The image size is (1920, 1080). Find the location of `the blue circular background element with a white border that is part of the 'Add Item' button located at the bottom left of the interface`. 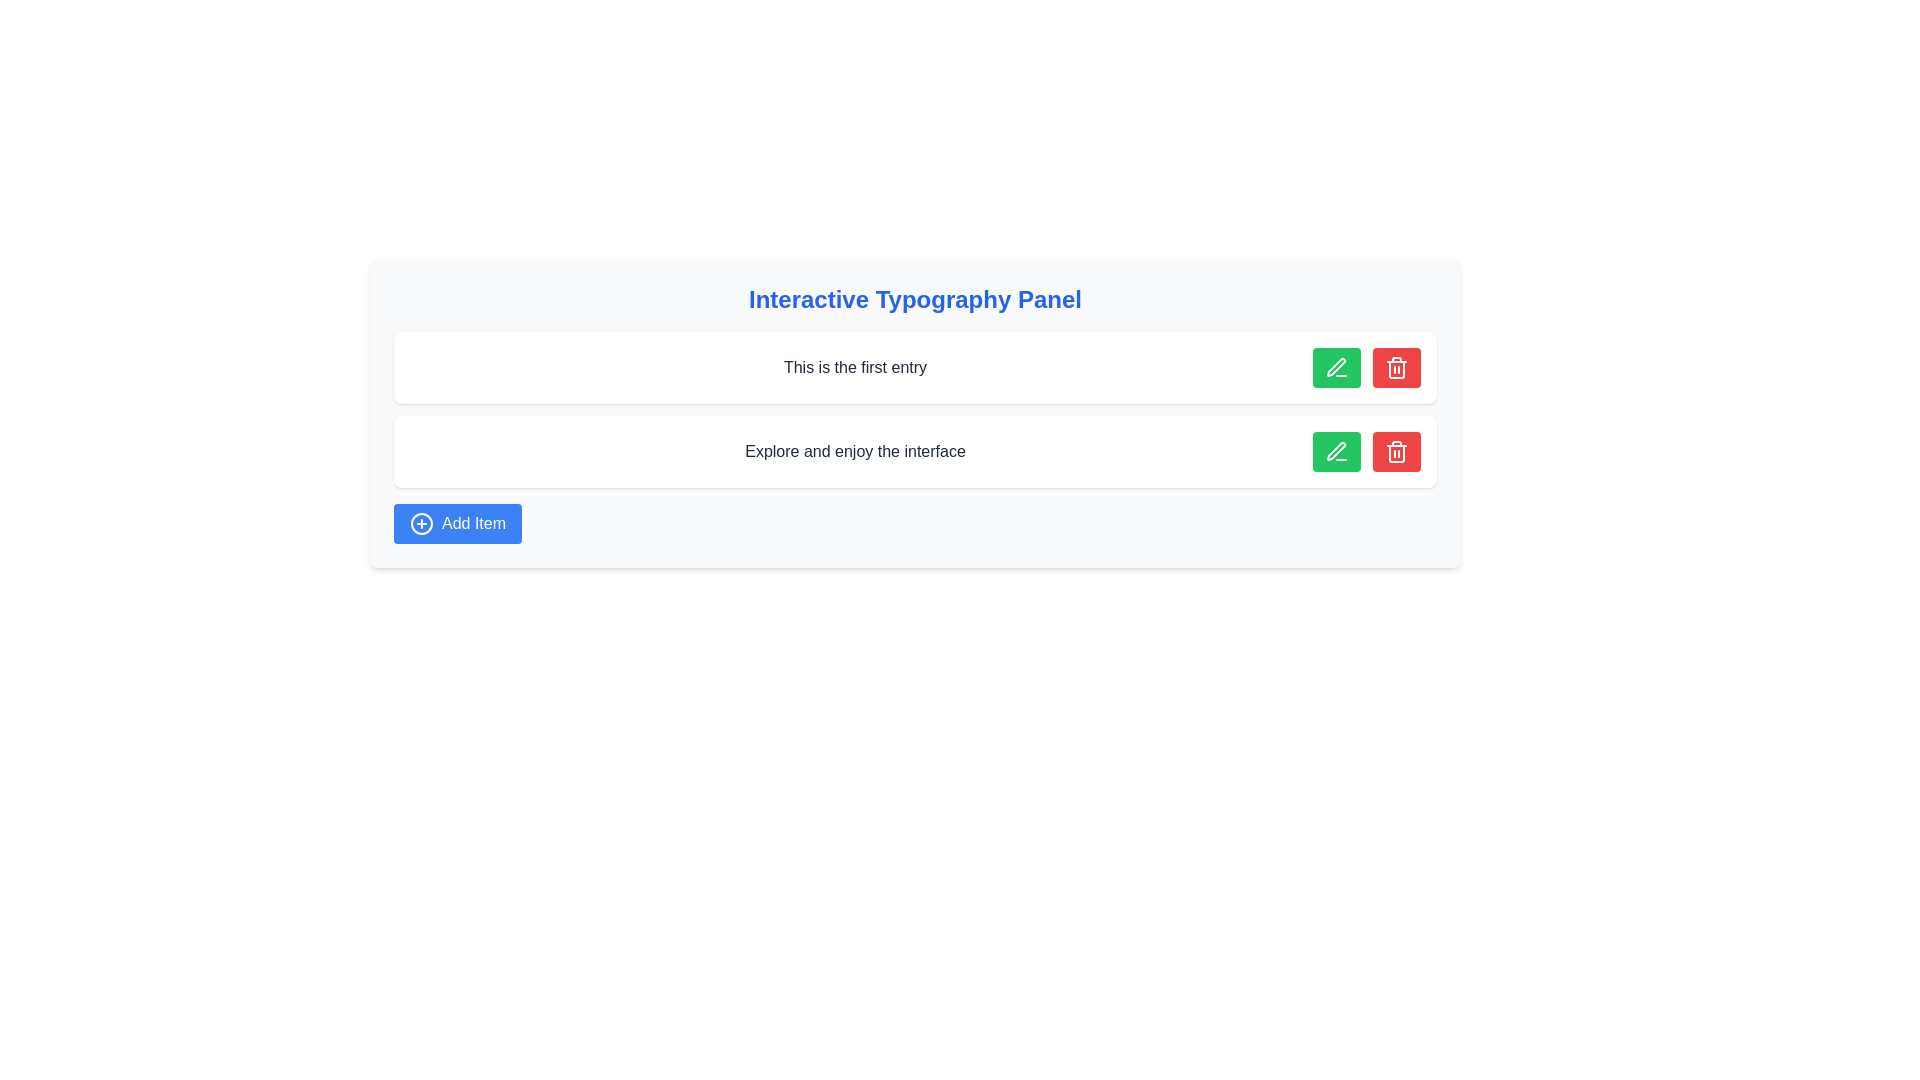

the blue circular background element with a white border that is part of the 'Add Item' button located at the bottom left of the interface is located at coordinates (421, 523).